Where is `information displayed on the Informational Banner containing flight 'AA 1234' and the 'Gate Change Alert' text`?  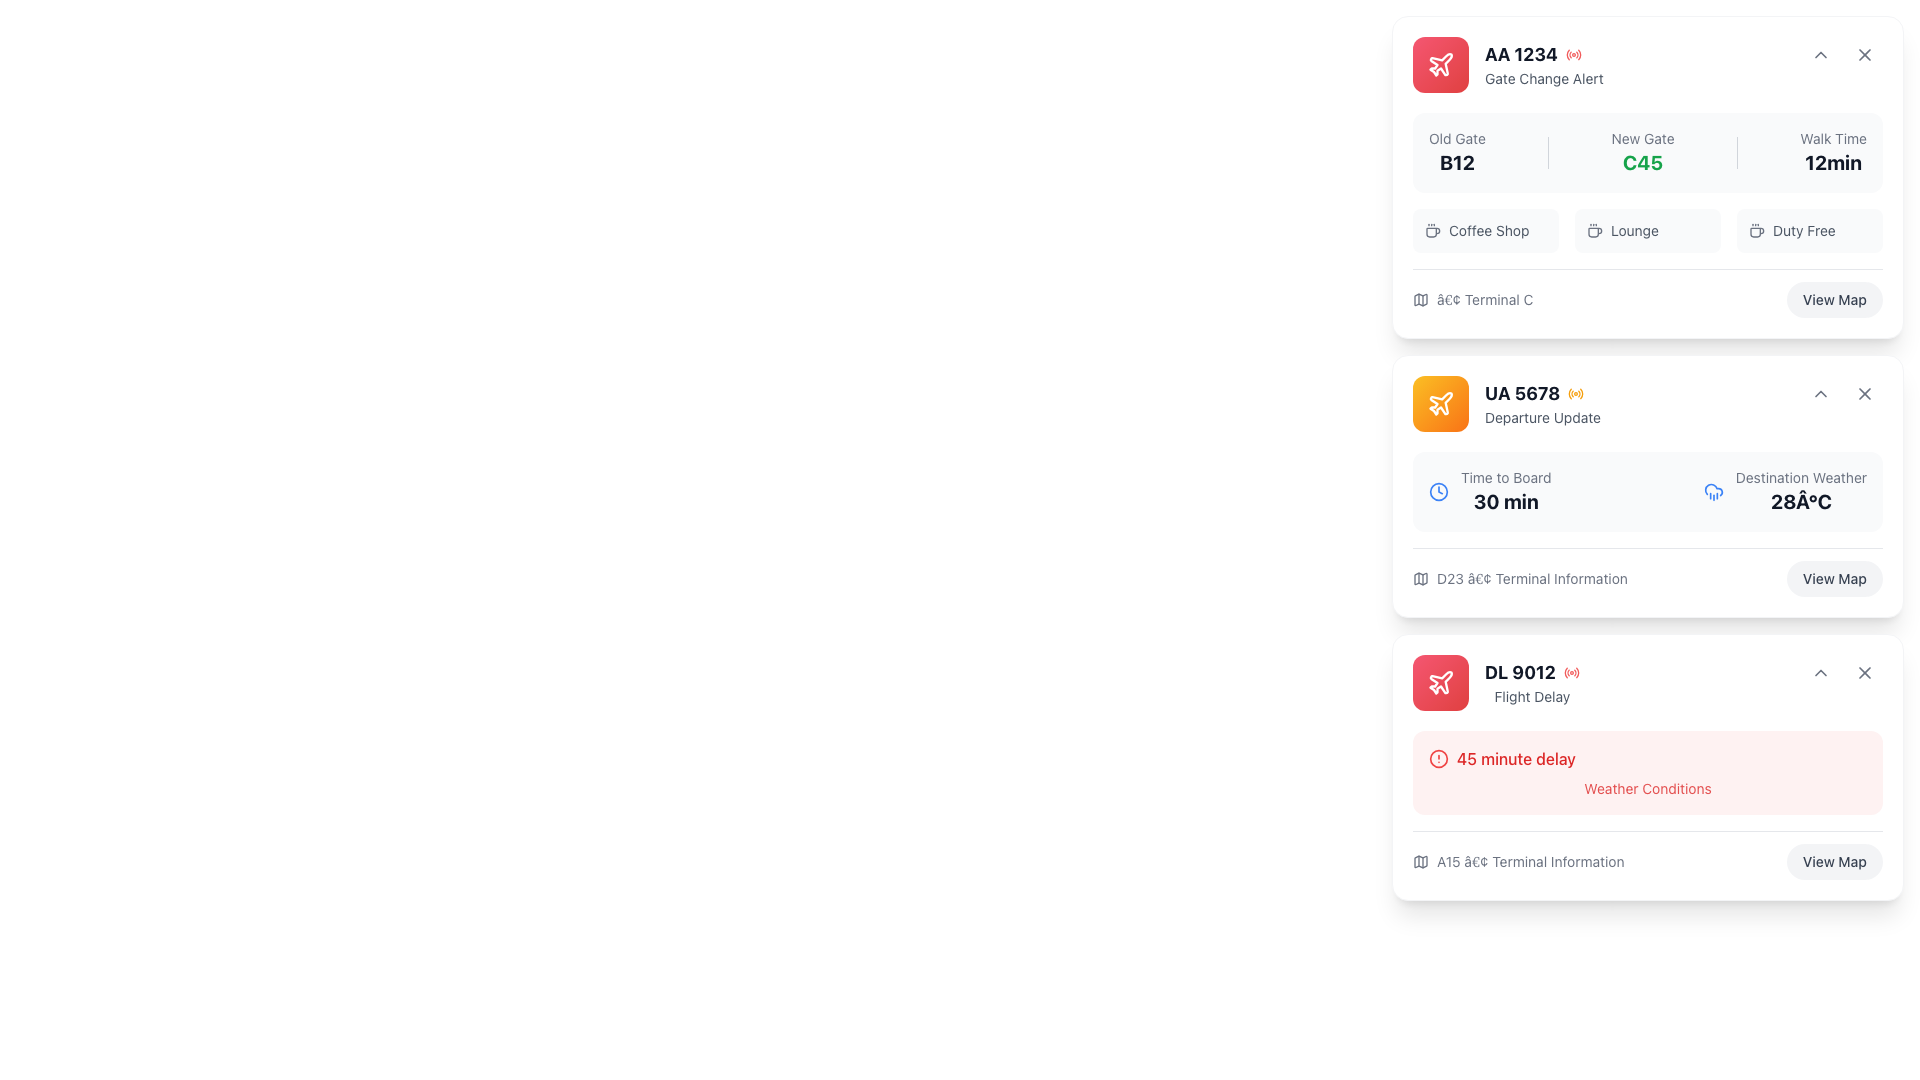 information displayed on the Informational Banner containing flight 'AA 1234' and the 'Gate Change Alert' text is located at coordinates (1508, 64).